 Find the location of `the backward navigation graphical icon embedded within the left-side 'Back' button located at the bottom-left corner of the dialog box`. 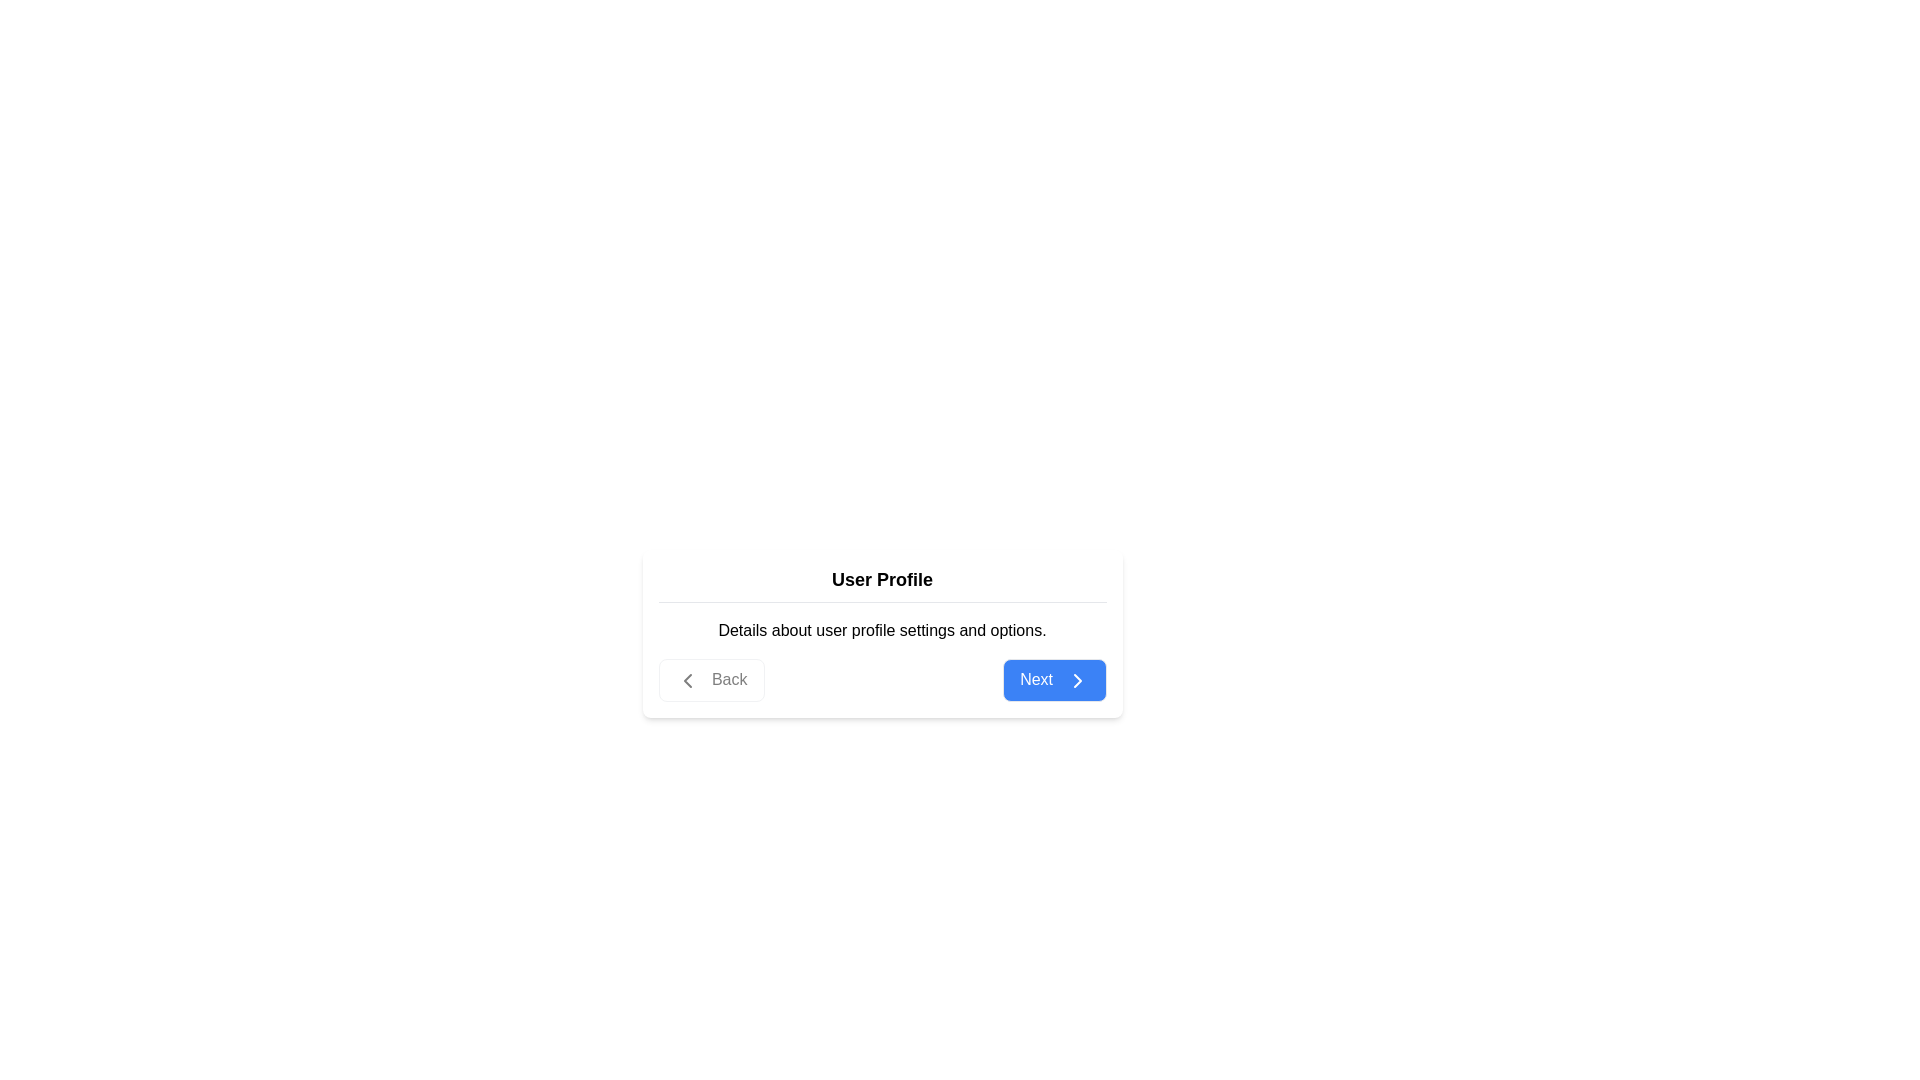

the backward navigation graphical icon embedded within the left-side 'Back' button located at the bottom-left corner of the dialog box is located at coordinates (687, 679).